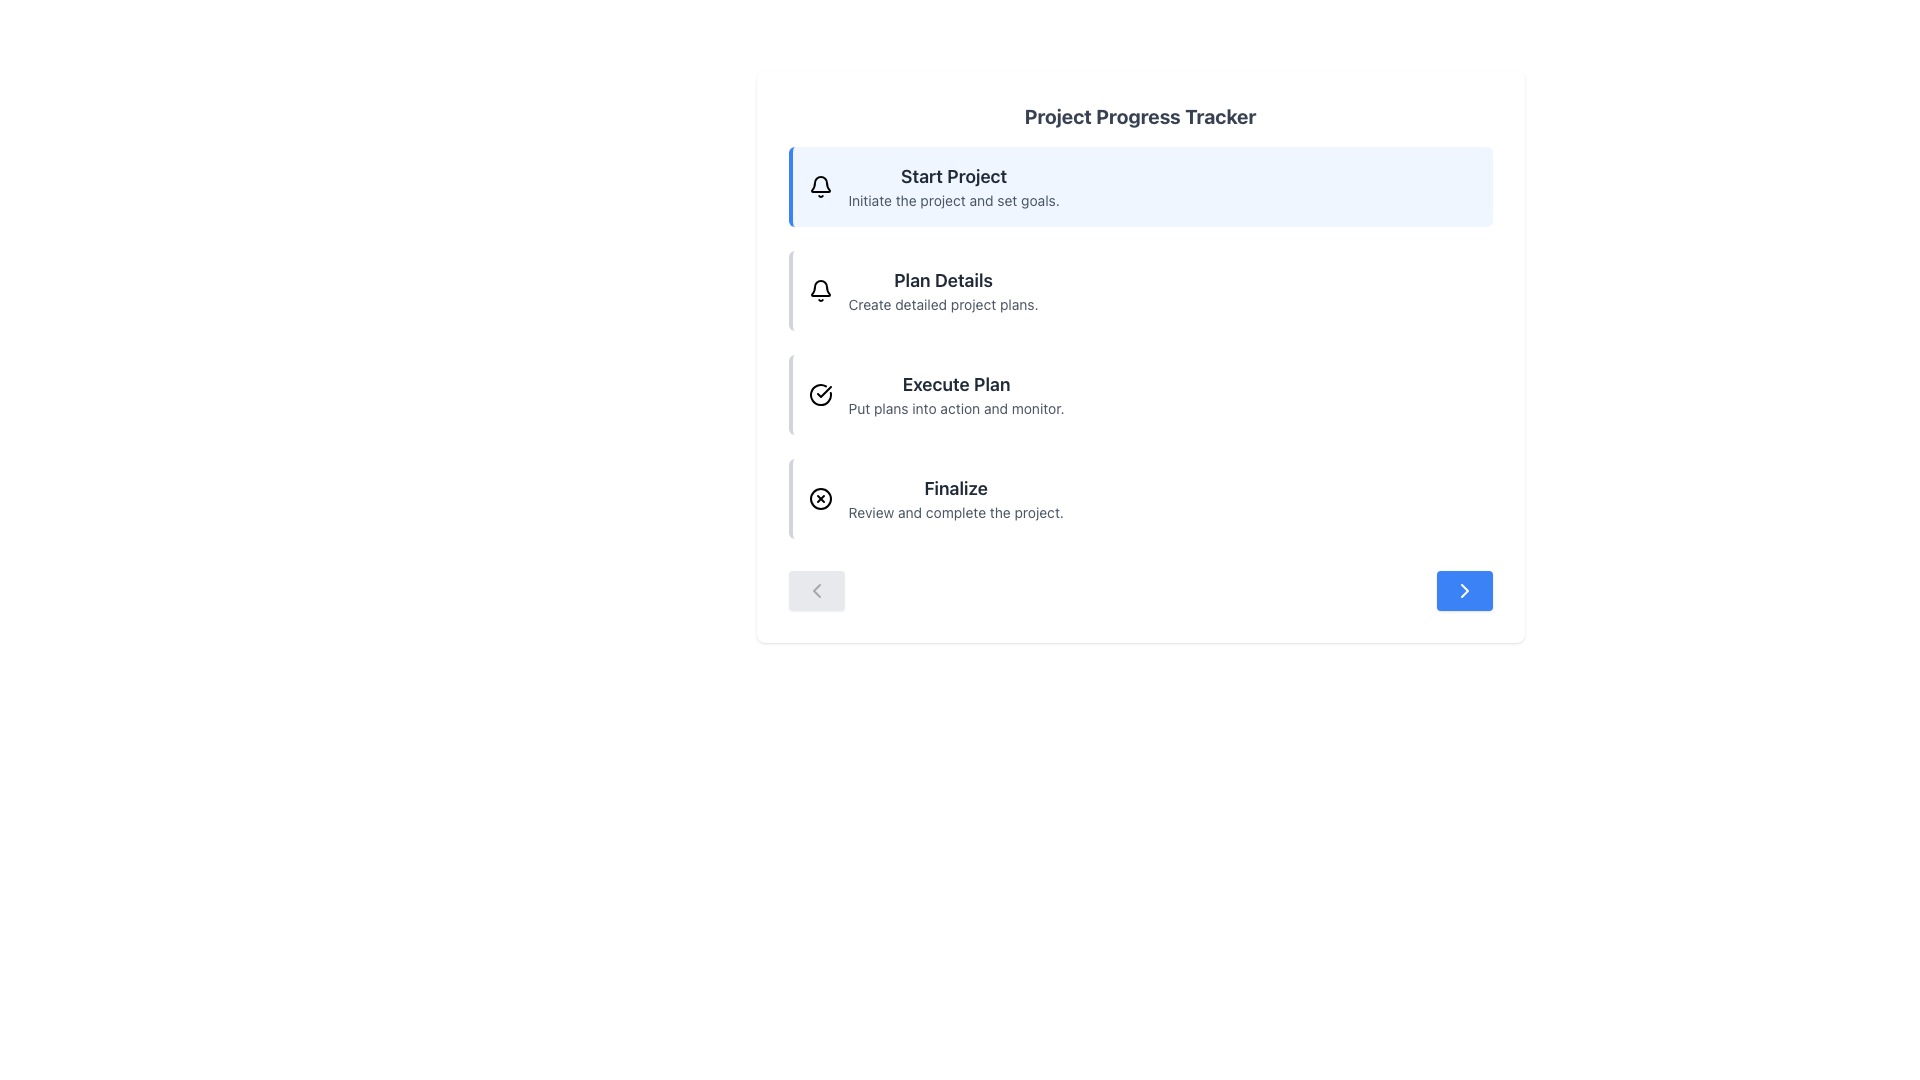 Image resolution: width=1920 pixels, height=1080 pixels. I want to click on the circular icon with a checkmark inside it, located to the left of the 'Execute Plan' text in the third row of the task list, so click(820, 394).